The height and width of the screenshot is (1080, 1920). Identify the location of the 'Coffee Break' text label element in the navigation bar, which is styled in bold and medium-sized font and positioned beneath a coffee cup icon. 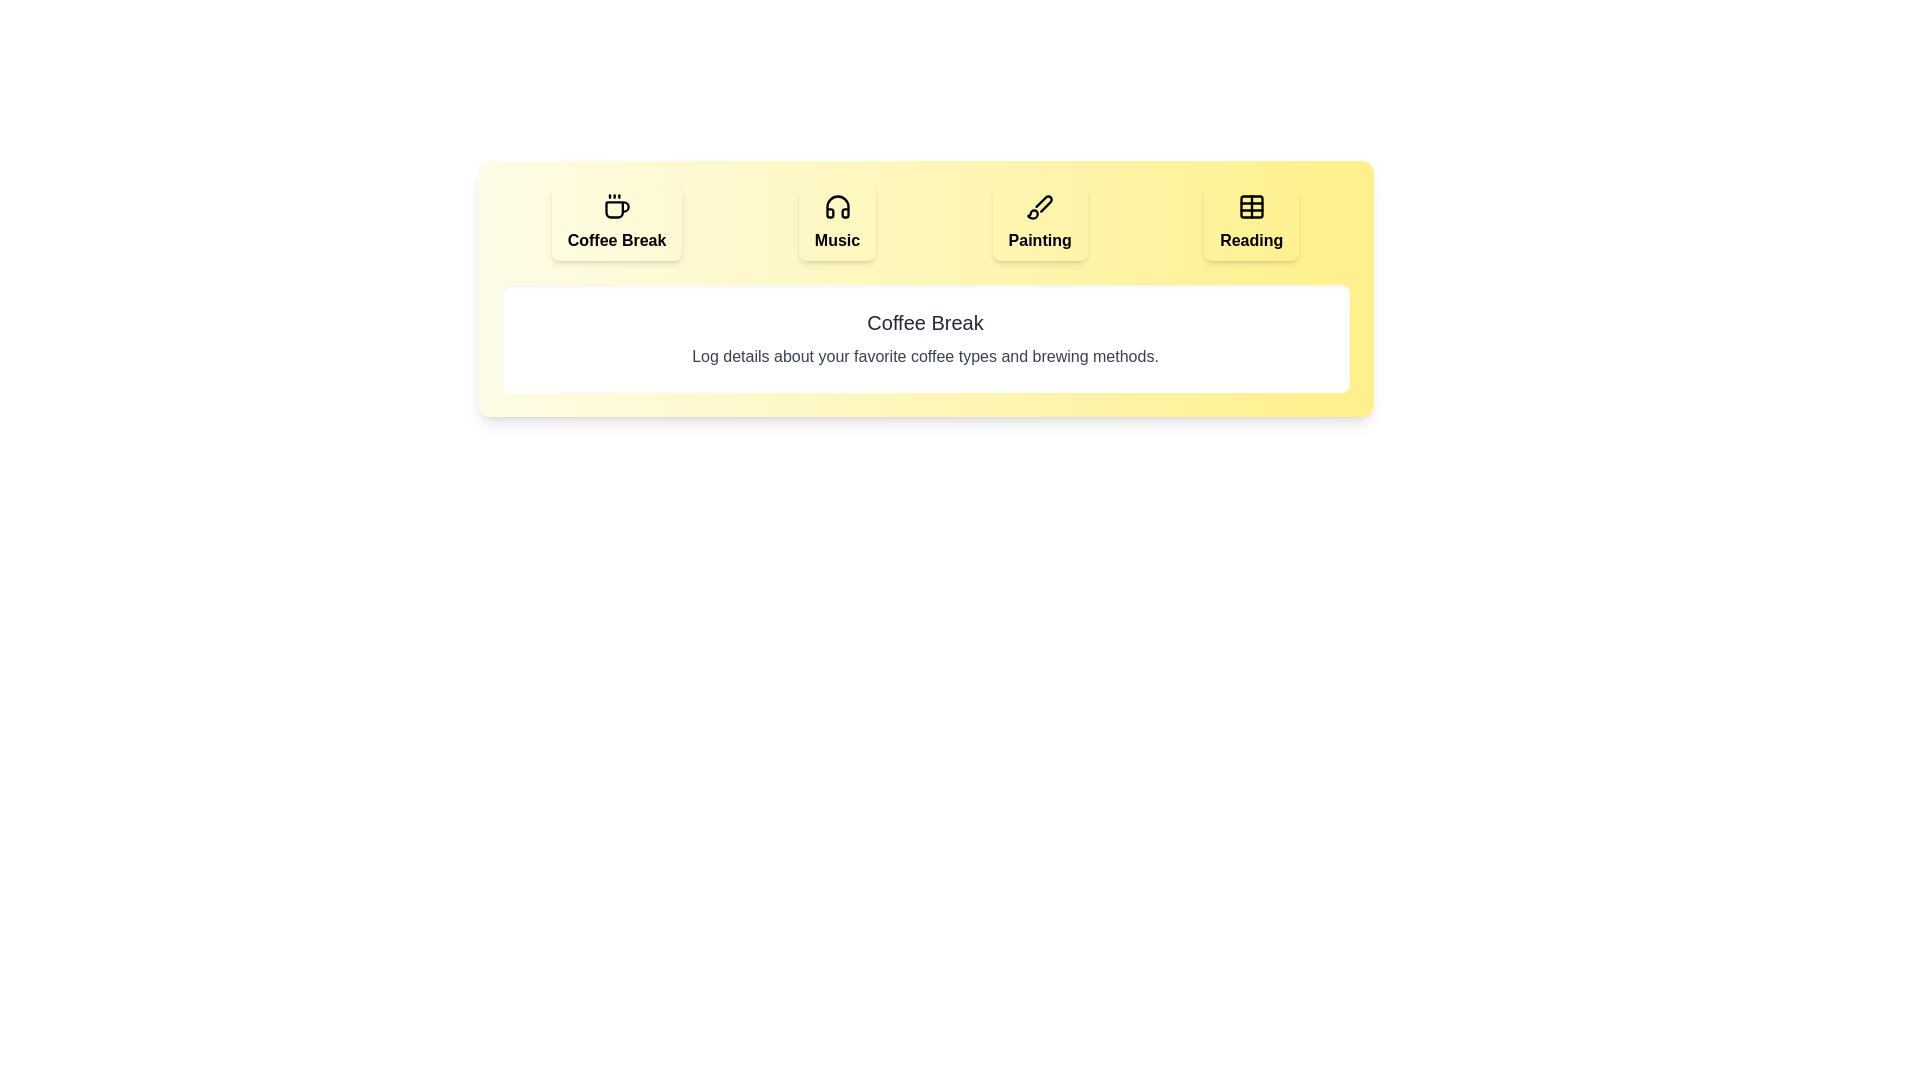
(616, 239).